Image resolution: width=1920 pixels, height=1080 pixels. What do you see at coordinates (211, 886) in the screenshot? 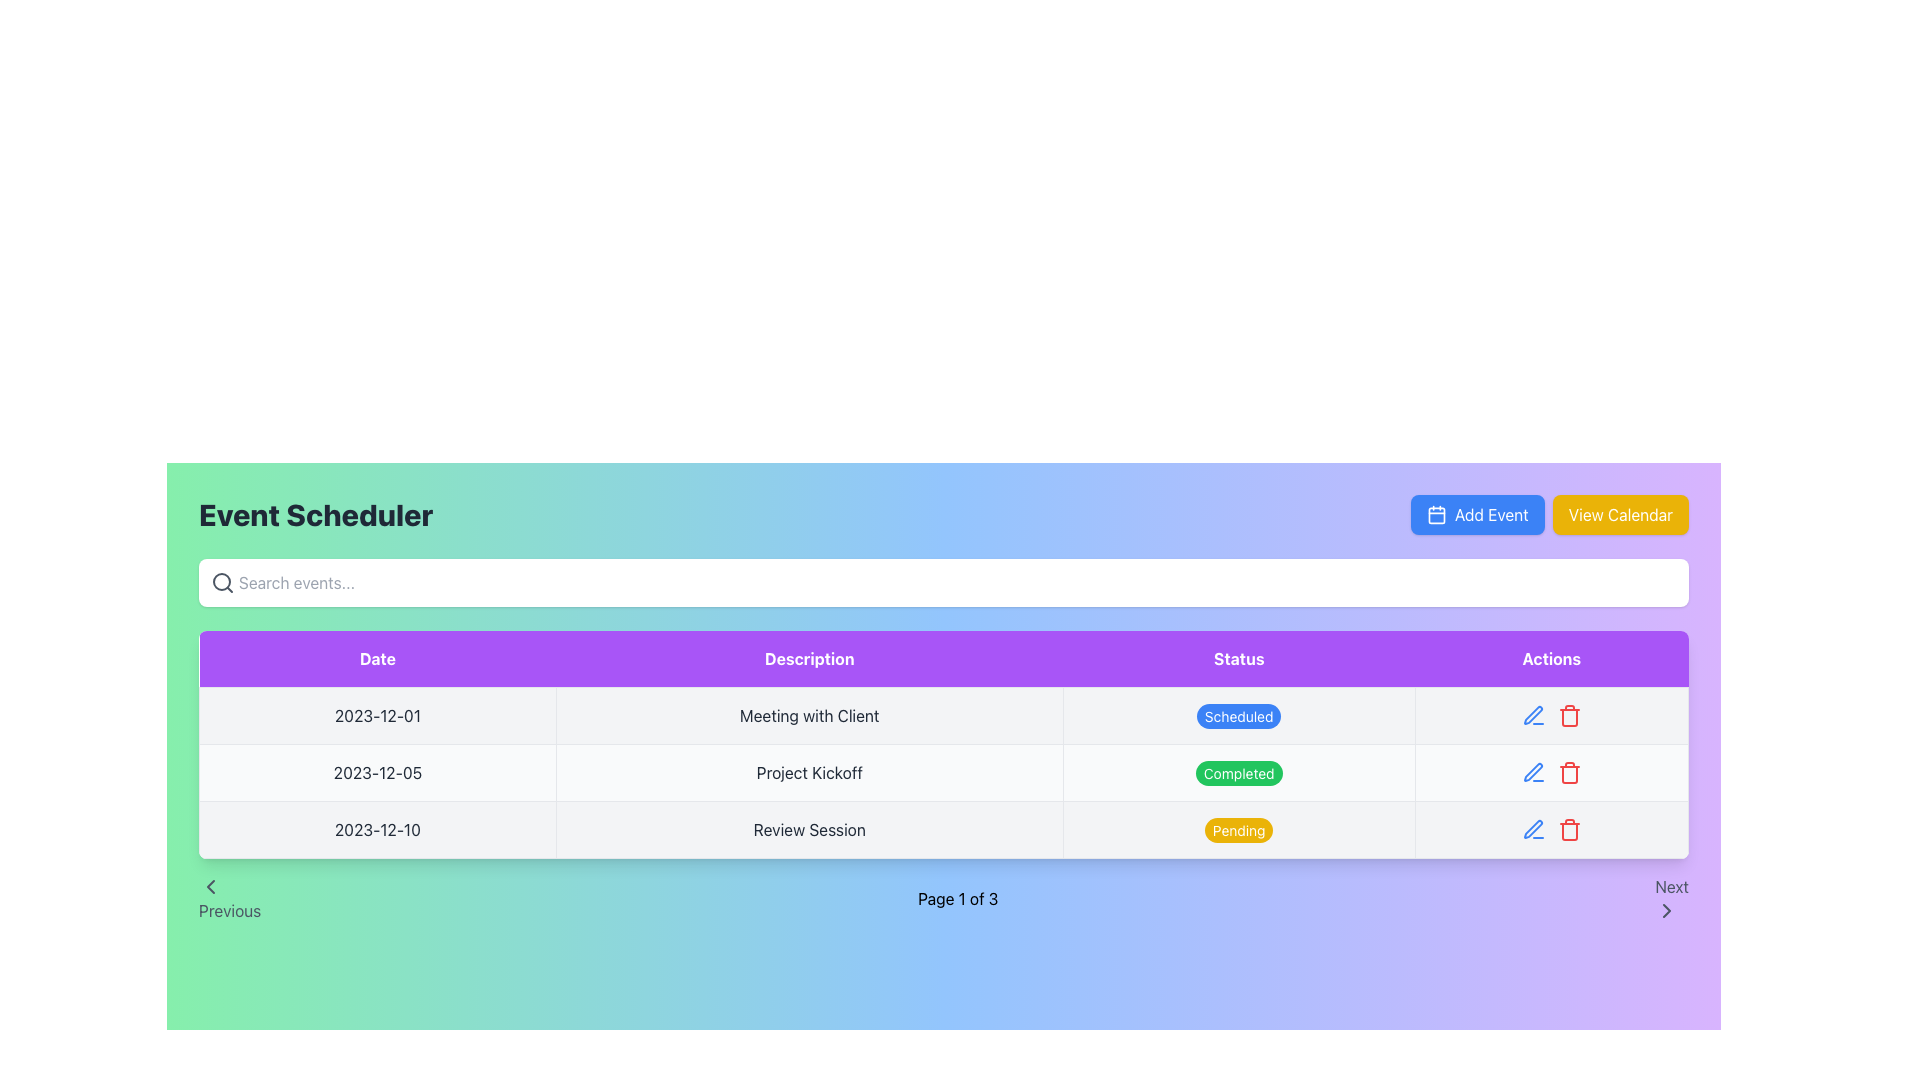
I see `the SVG-based arrow icon located near the bottom-left corner of the interface, adjacent to the text 'Previous'` at bounding box center [211, 886].